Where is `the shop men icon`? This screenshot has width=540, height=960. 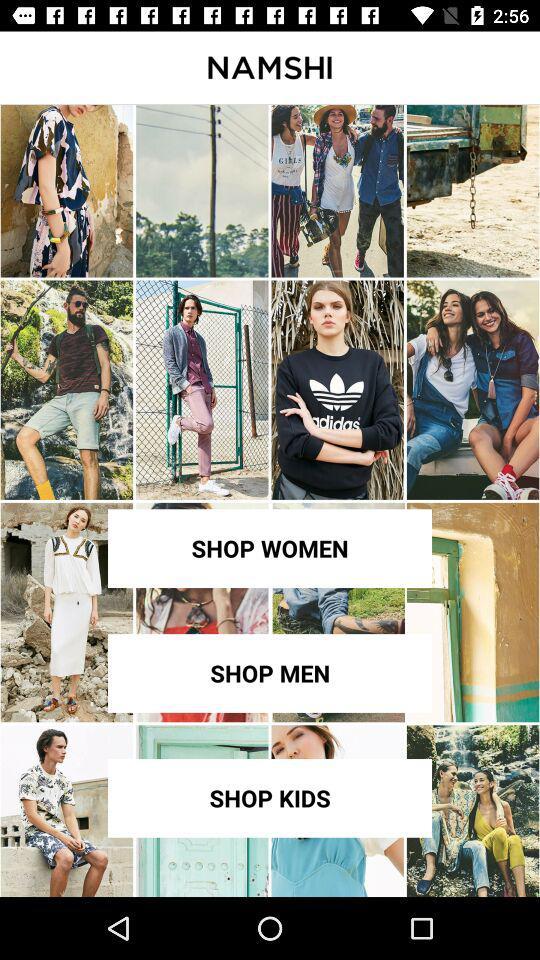 the shop men icon is located at coordinates (270, 673).